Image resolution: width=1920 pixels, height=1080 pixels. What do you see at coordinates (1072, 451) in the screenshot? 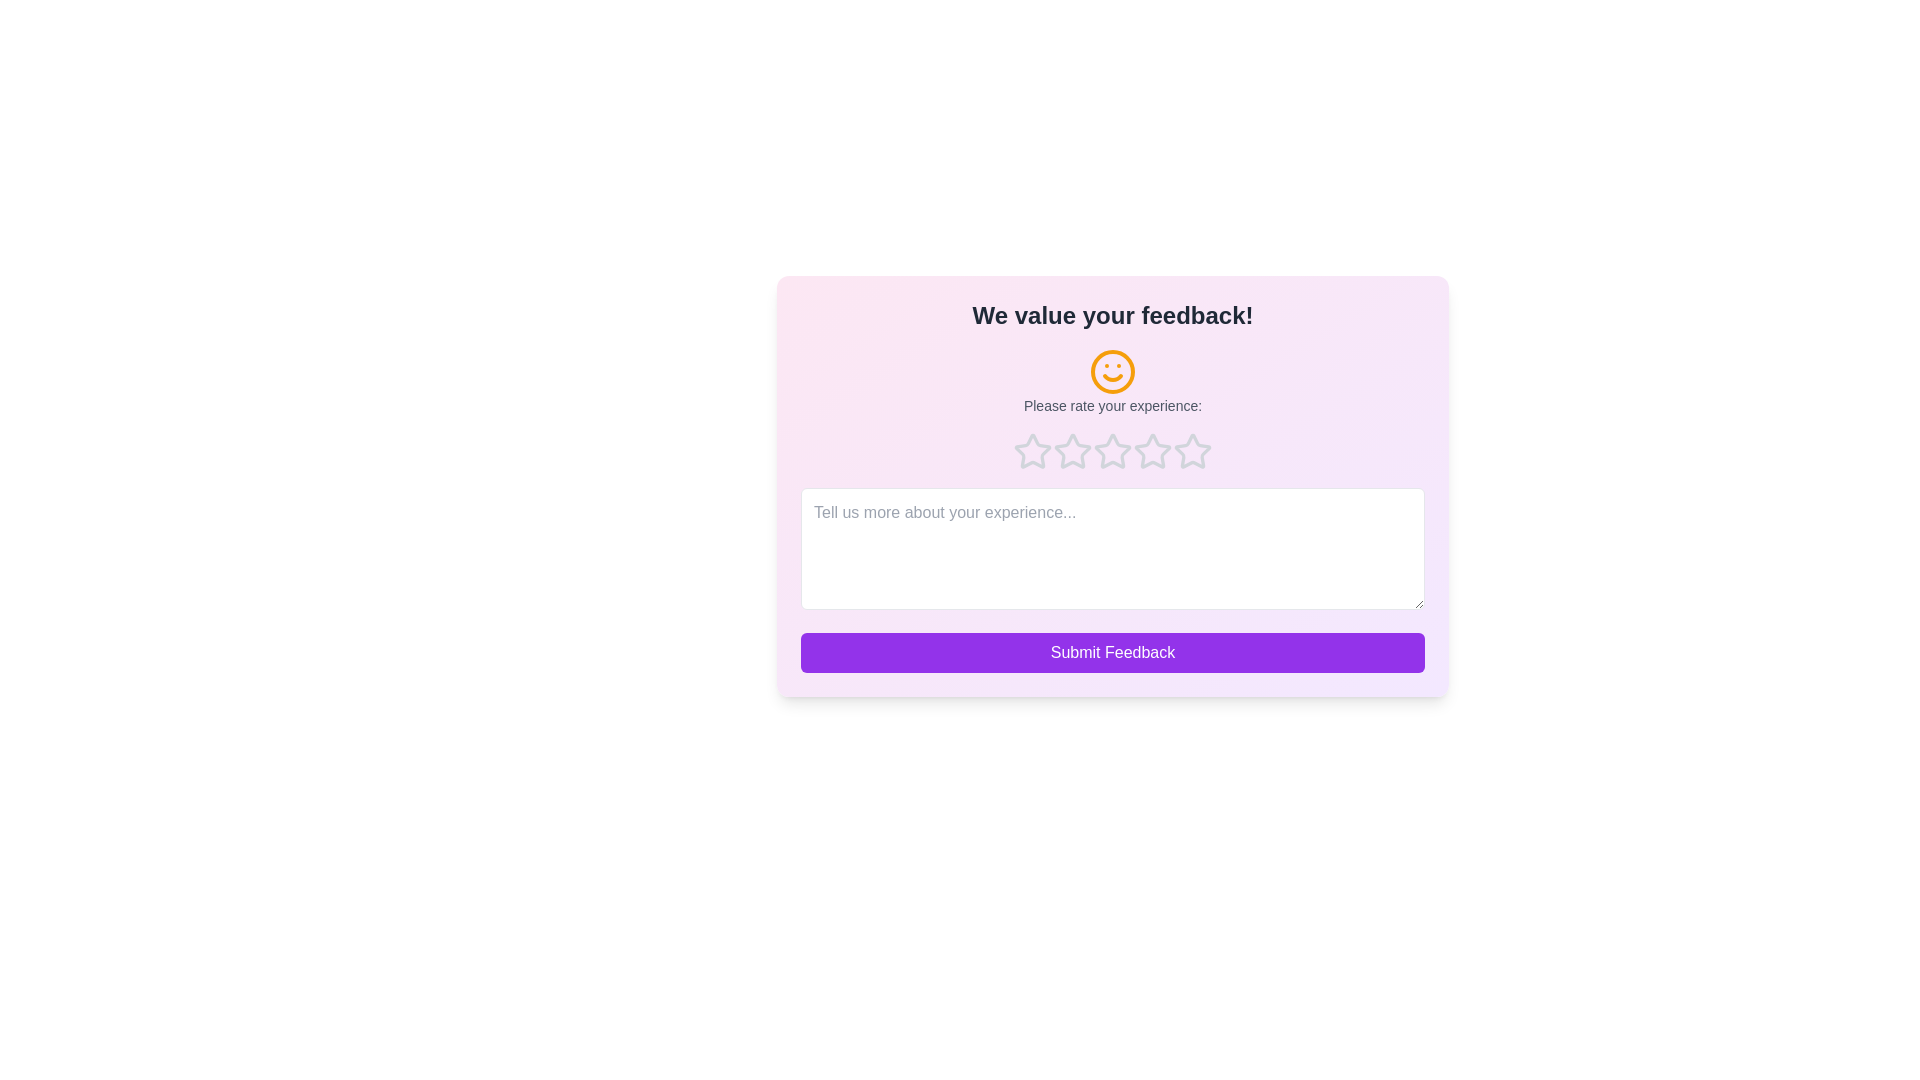
I see `the second star in the five-star rating system` at bounding box center [1072, 451].